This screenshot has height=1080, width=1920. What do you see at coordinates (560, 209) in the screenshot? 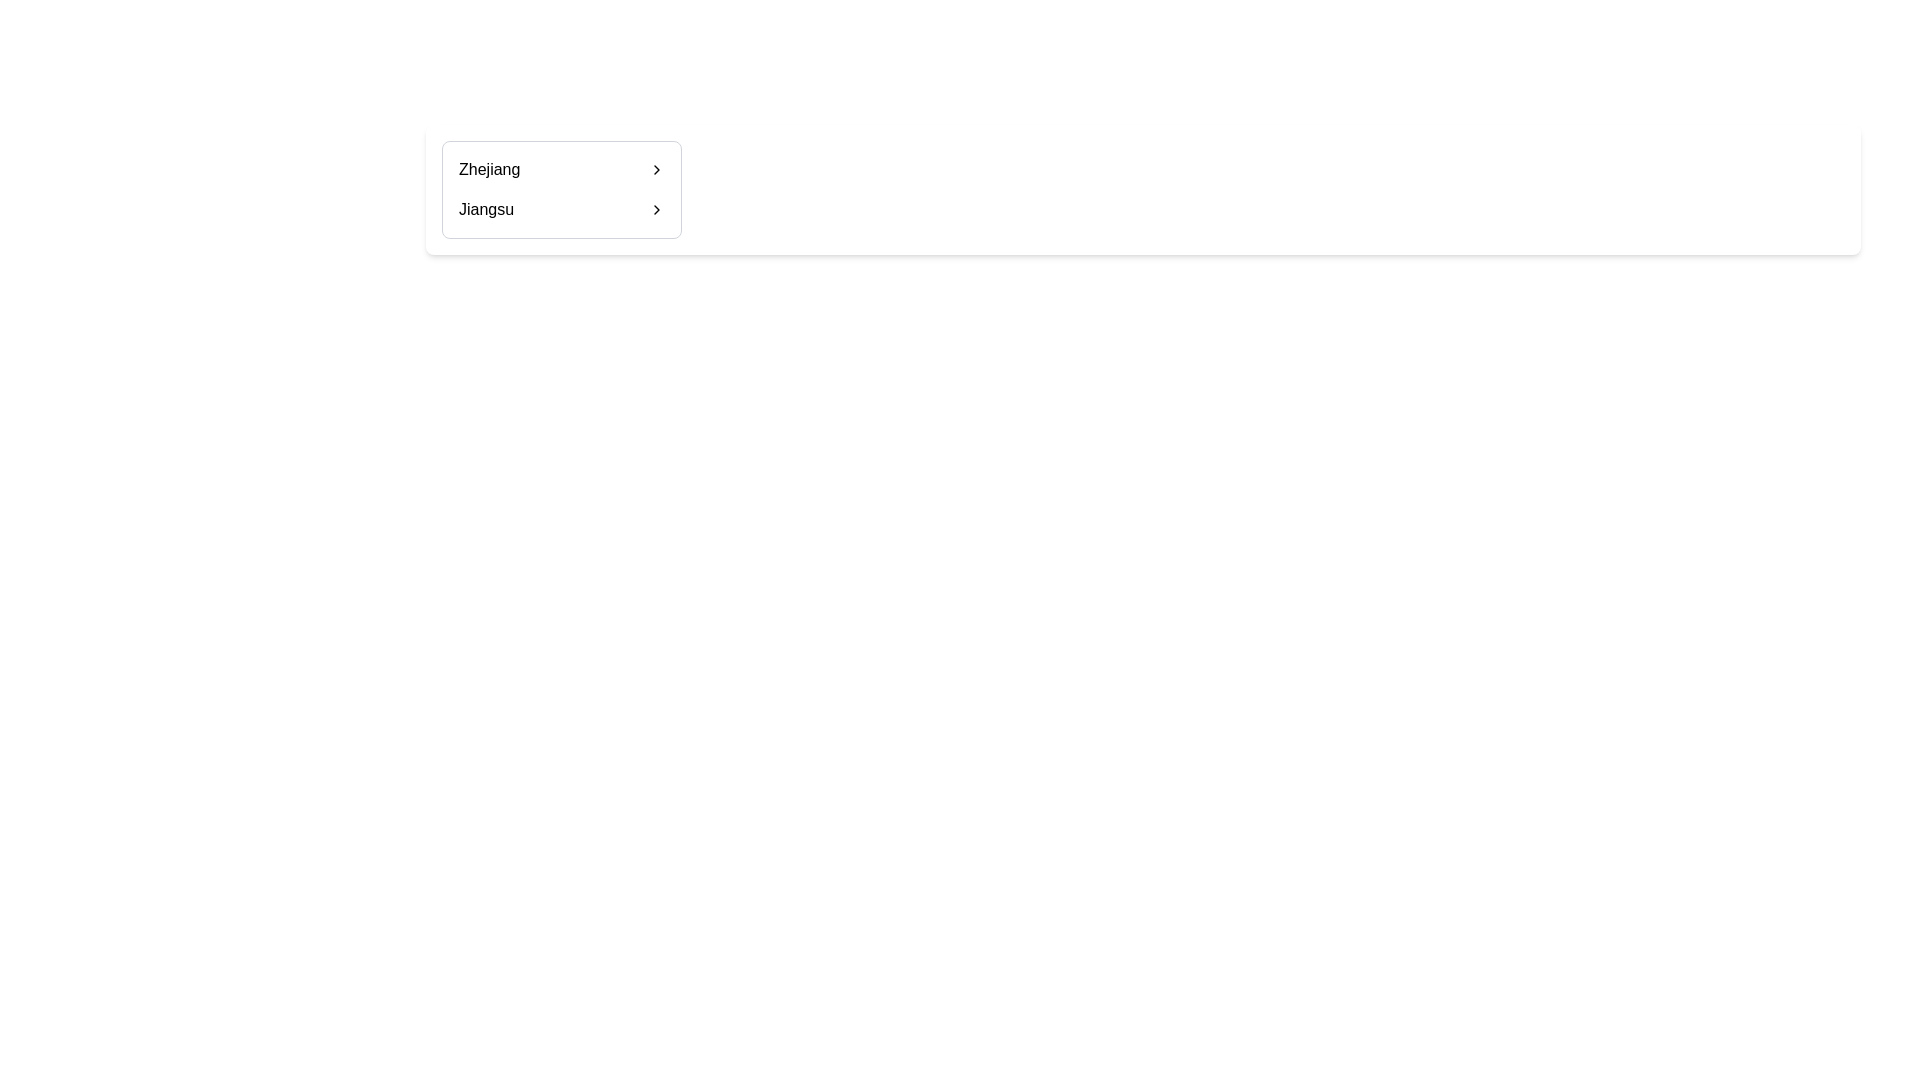
I see `the second list item labeled 'Jiangsu'` at bounding box center [560, 209].